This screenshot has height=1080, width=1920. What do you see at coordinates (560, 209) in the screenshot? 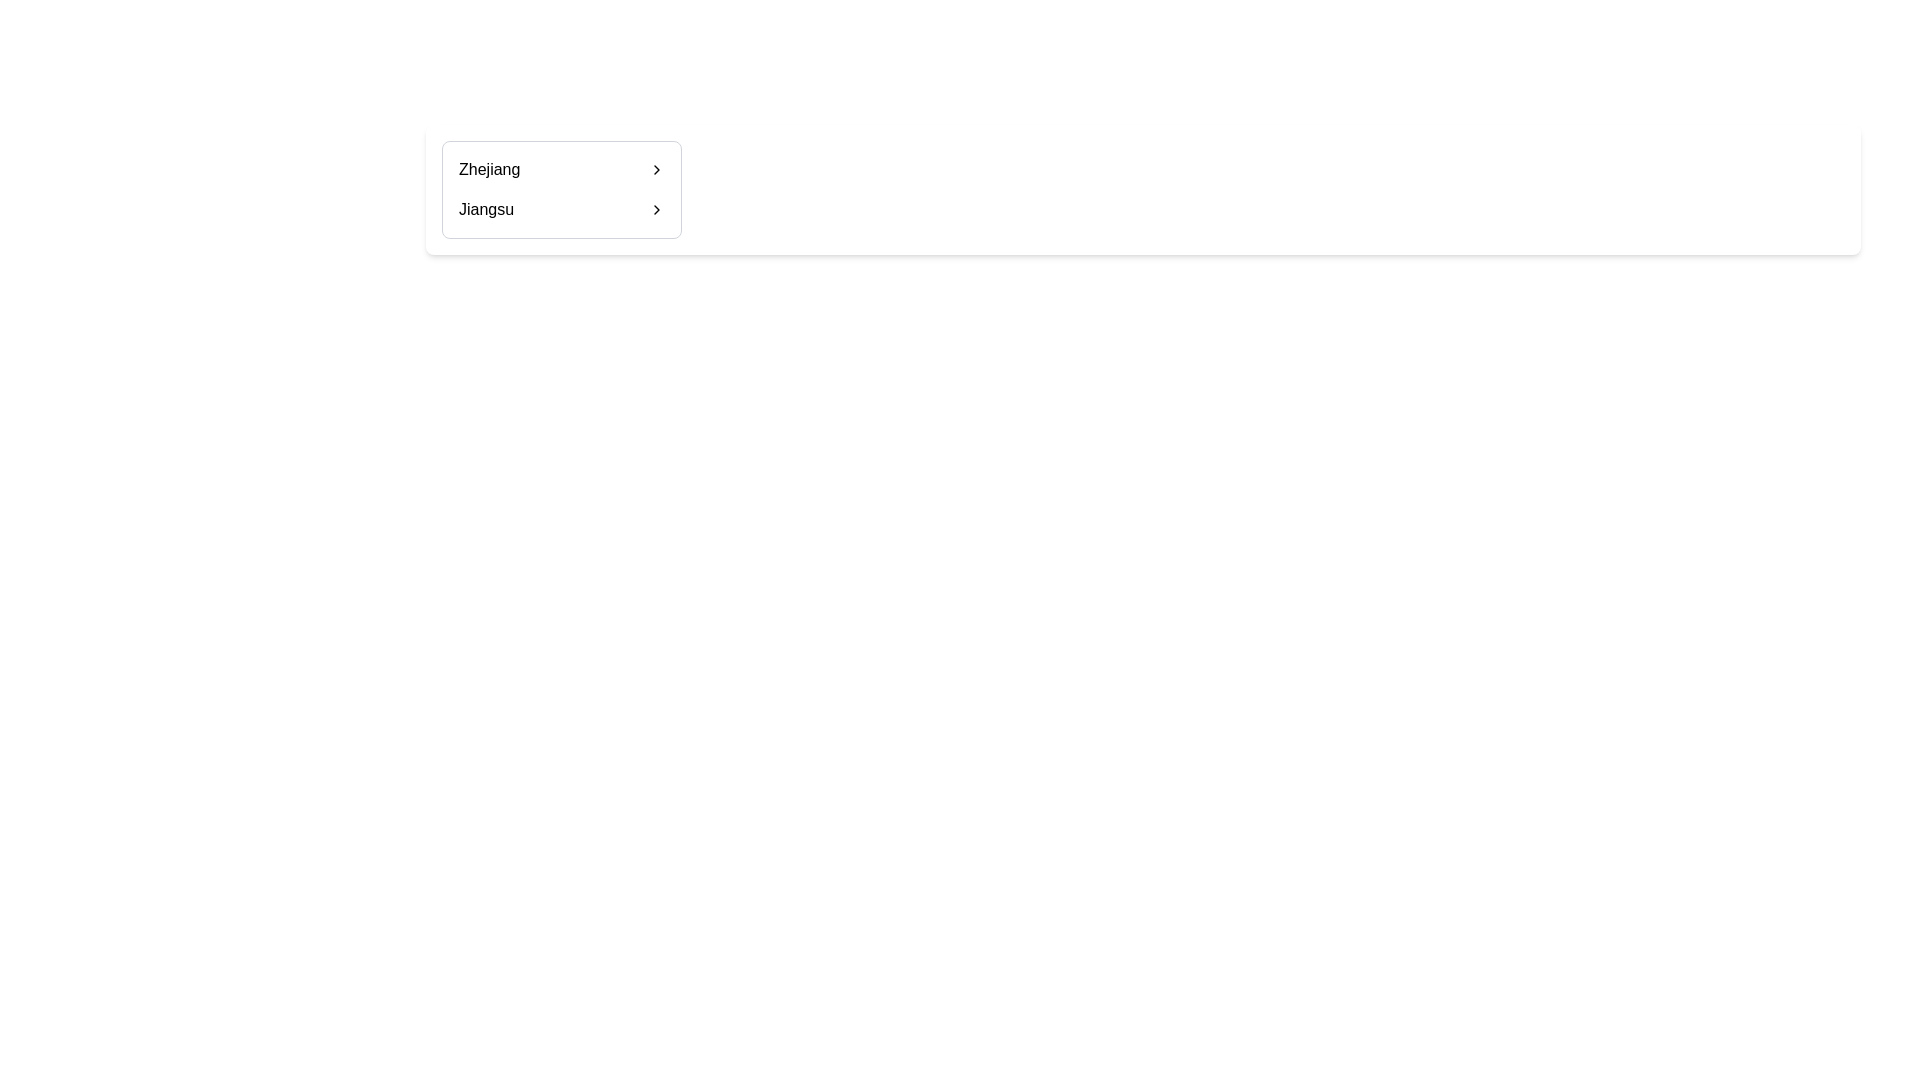
I see `the second list item labeled 'Jiangsu'` at bounding box center [560, 209].